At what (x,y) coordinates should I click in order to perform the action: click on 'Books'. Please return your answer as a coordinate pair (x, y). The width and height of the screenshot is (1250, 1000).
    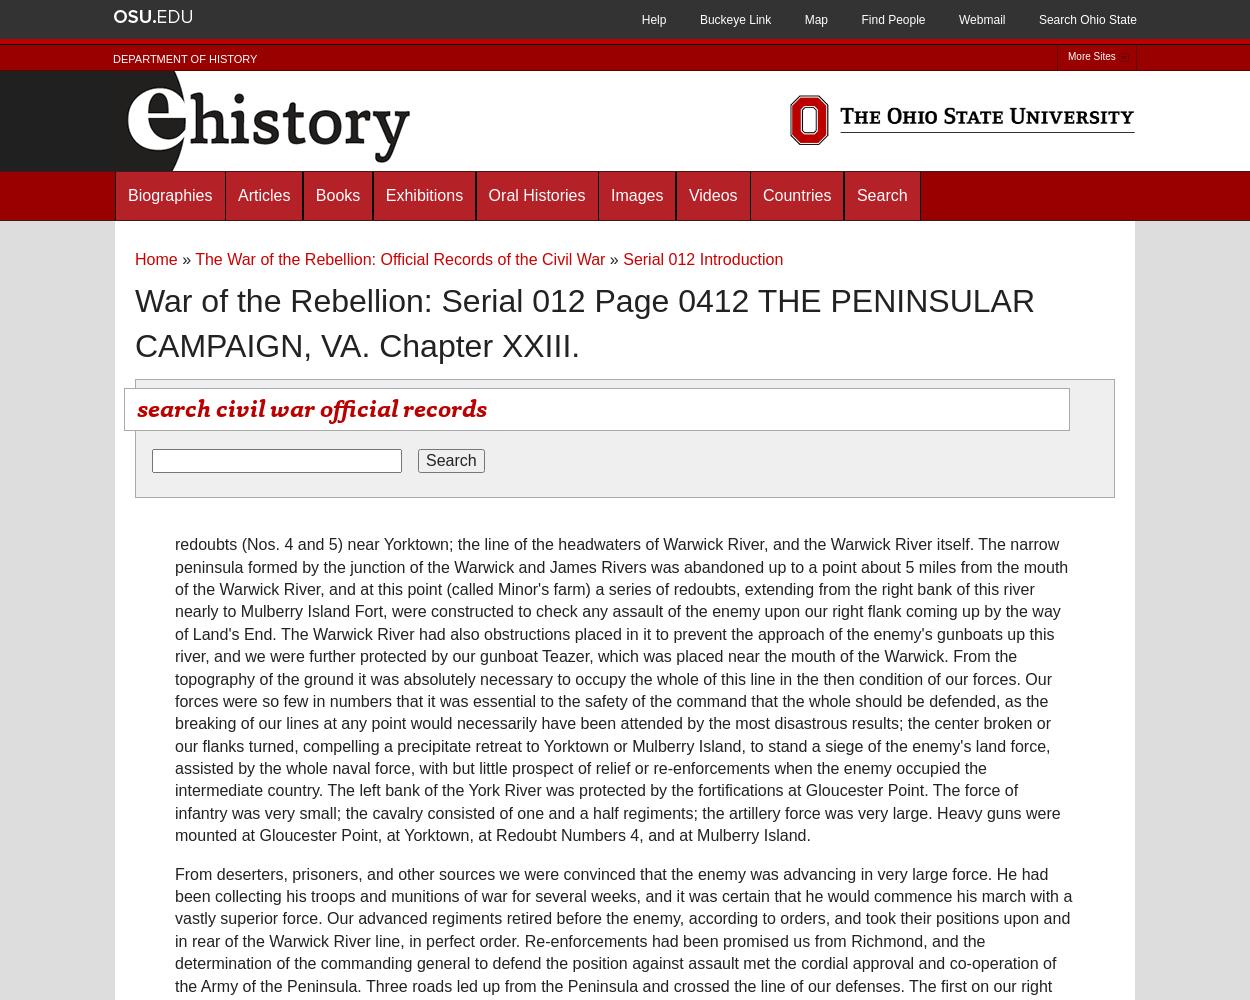
    Looking at the image, I should click on (336, 194).